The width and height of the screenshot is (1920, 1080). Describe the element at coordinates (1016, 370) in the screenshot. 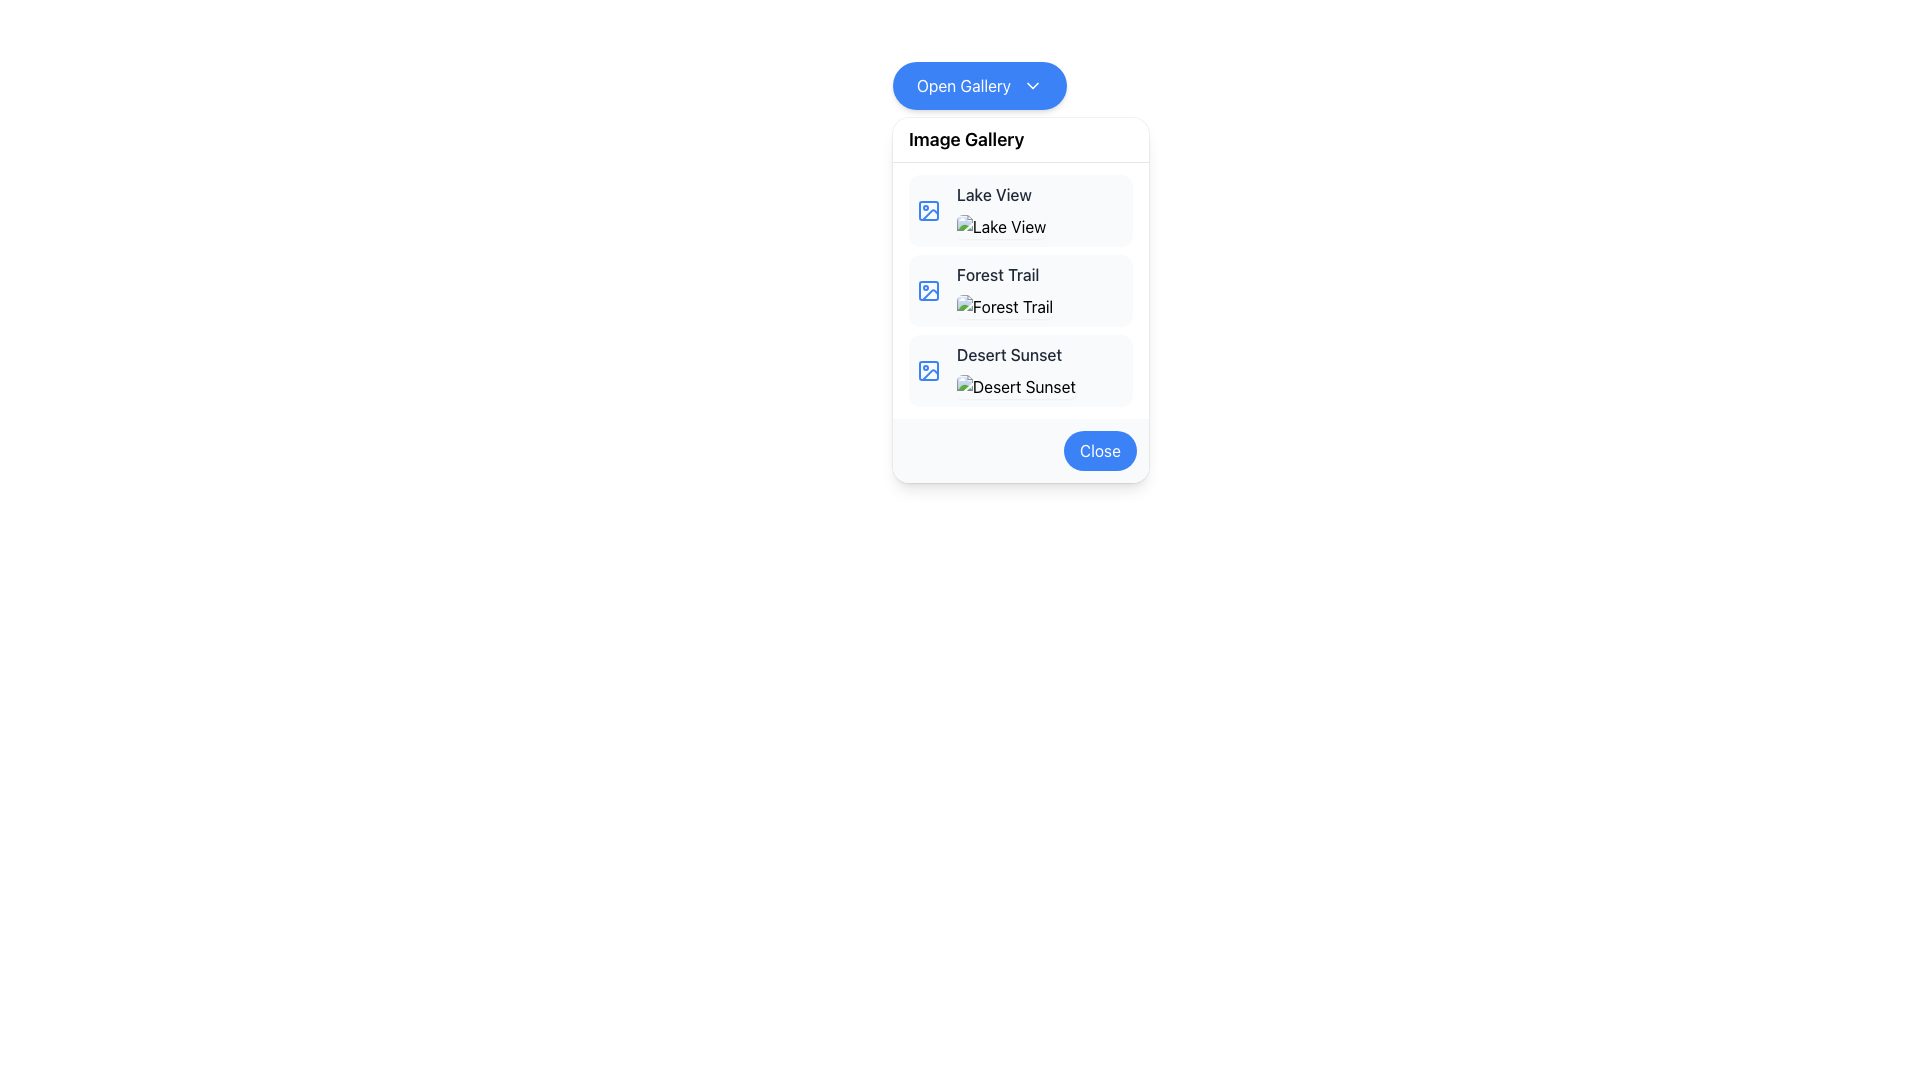

I see `the third item in the vertical list labeled 'Desert Sunset'` at that location.